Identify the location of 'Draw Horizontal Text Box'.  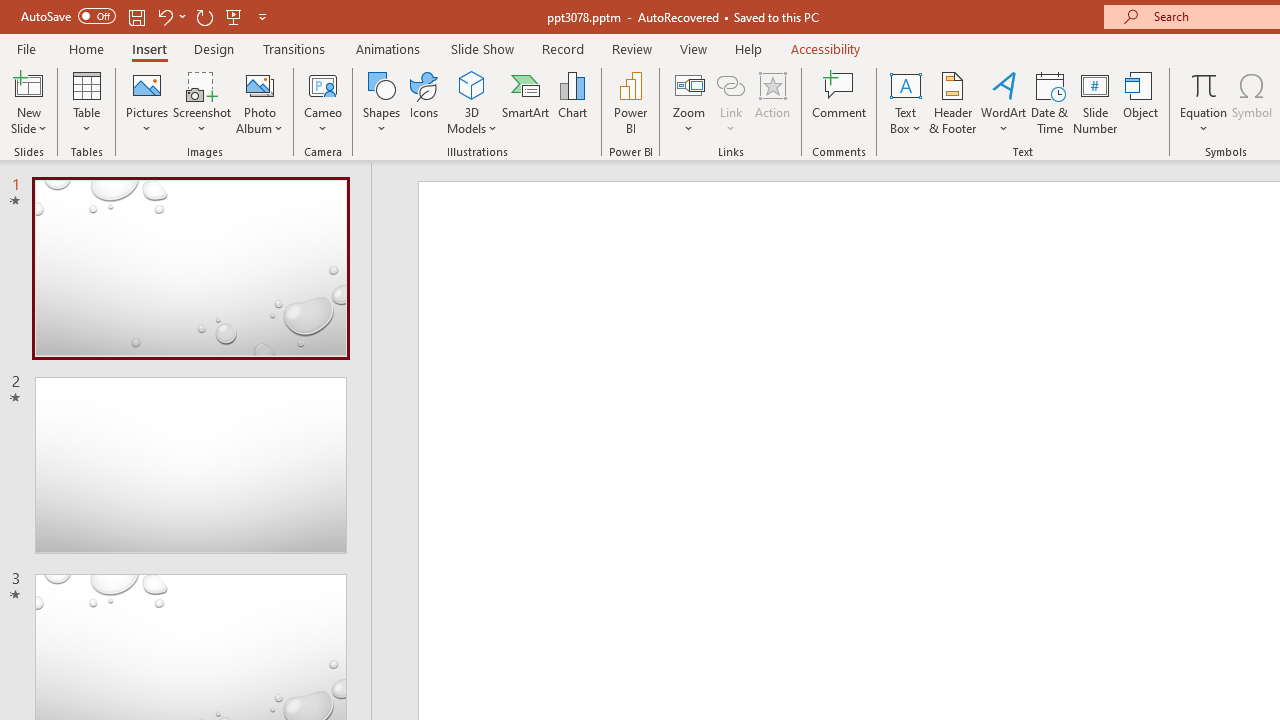
(904, 84).